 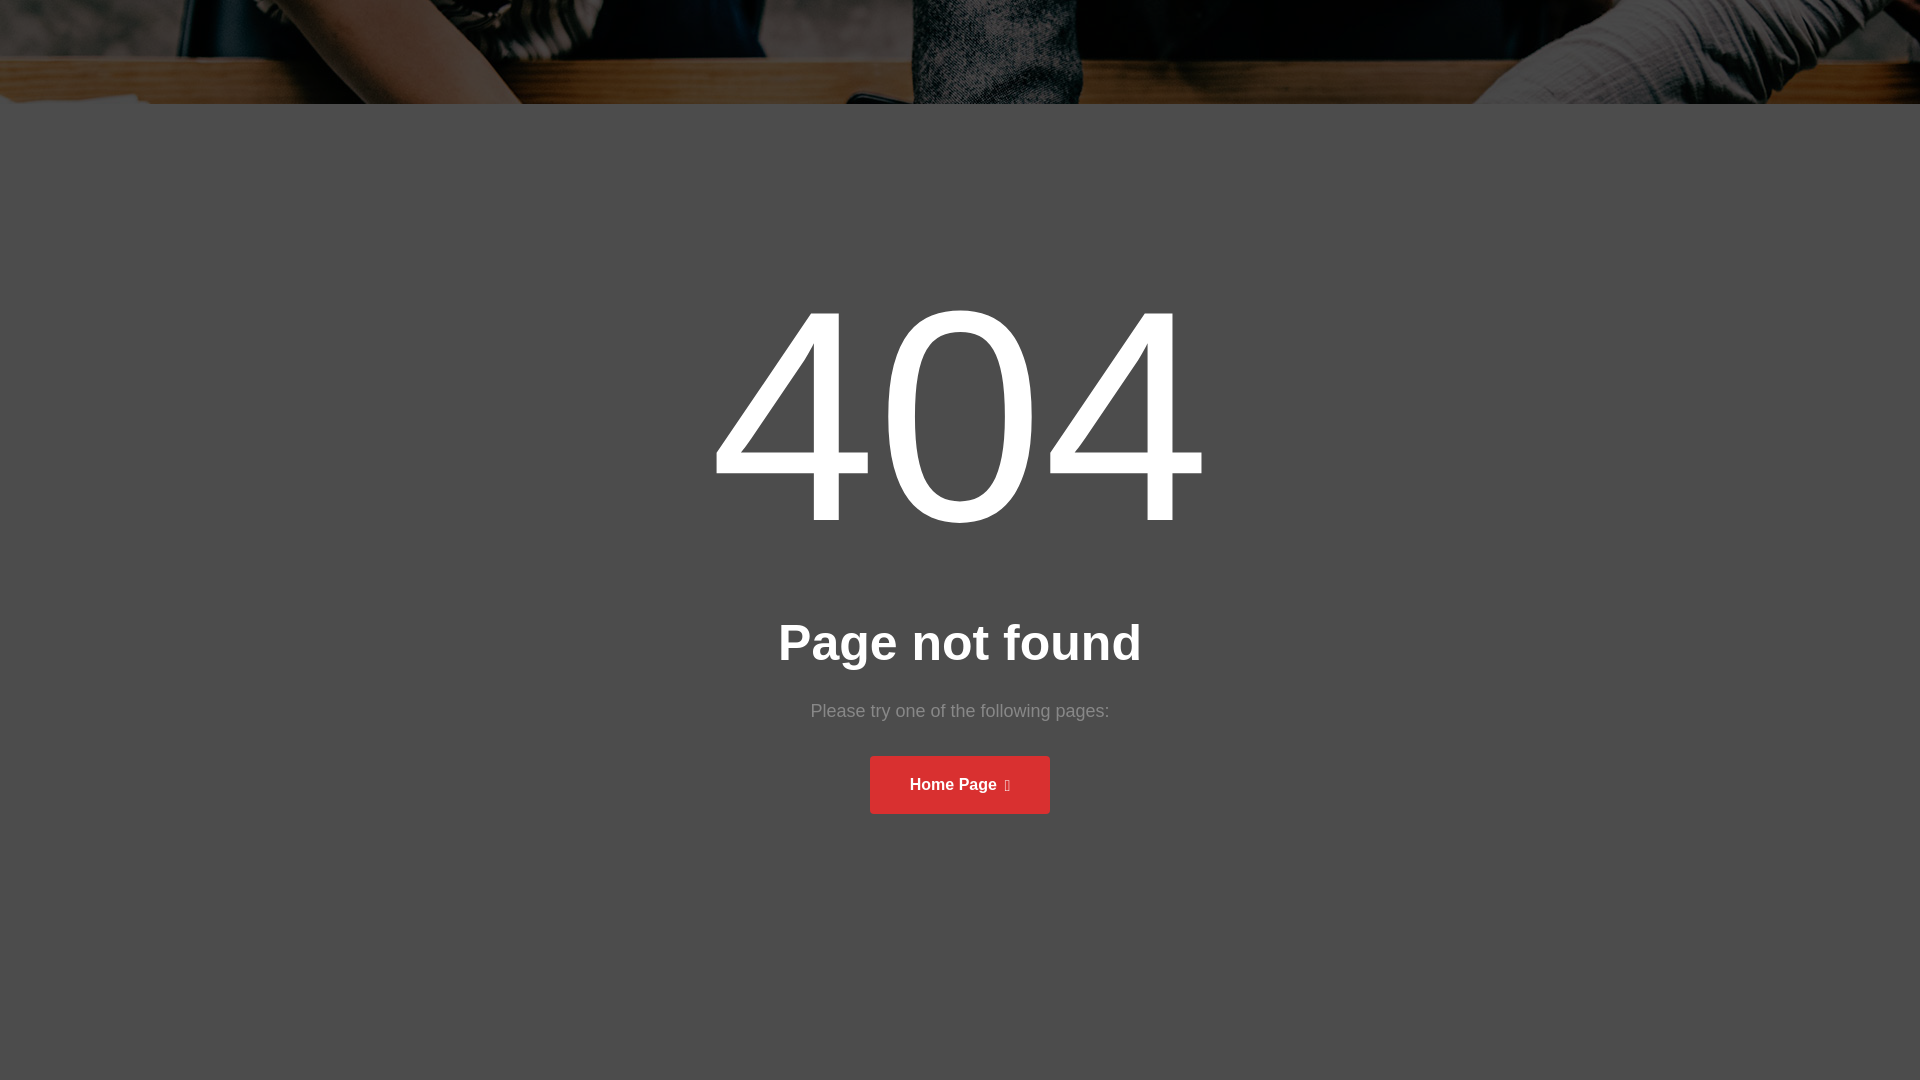 What do you see at coordinates (960, 784) in the screenshot?
I see `'Home Page'` at bounding box center [960, 784].